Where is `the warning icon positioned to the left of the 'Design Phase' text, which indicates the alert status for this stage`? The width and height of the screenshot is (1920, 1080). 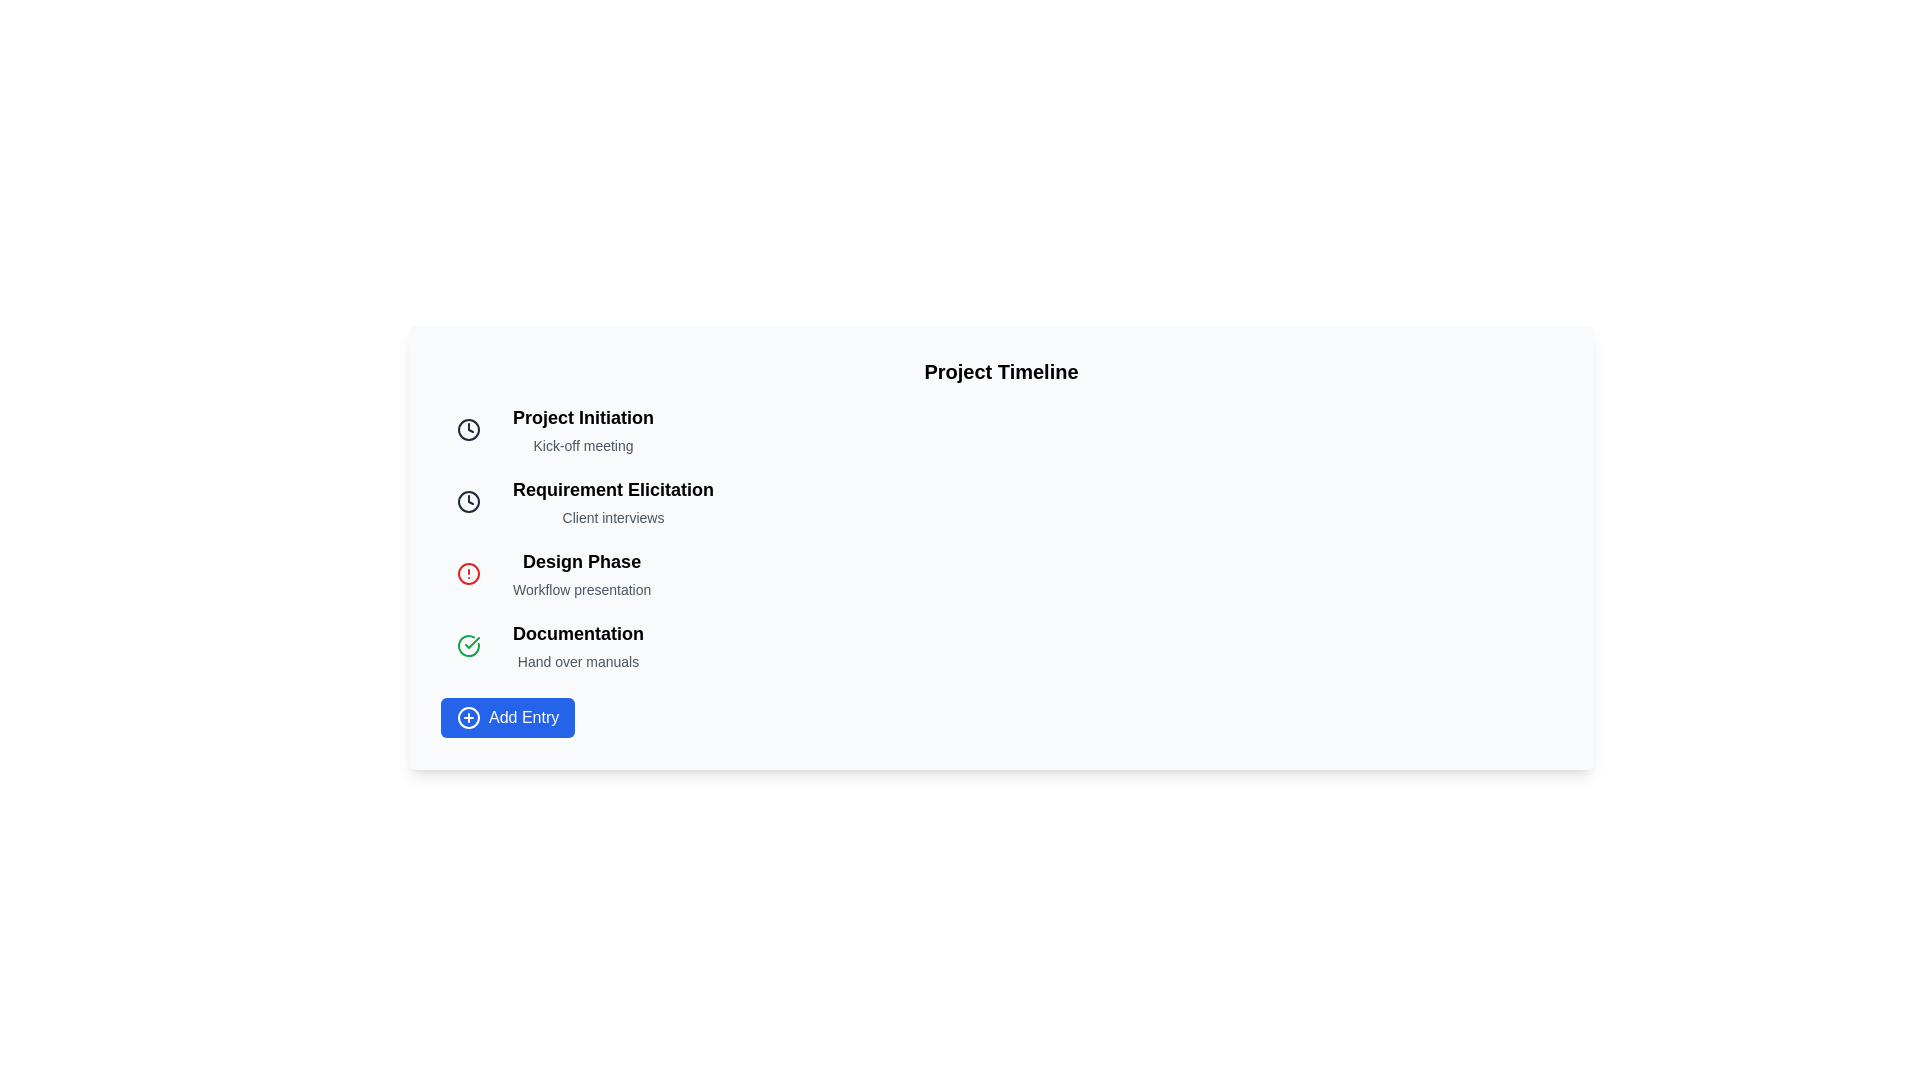
the warning icon positioned to the left of the 'Design Phase' text, which indicates the alert status for this stage is located at coordinates (468, 574).